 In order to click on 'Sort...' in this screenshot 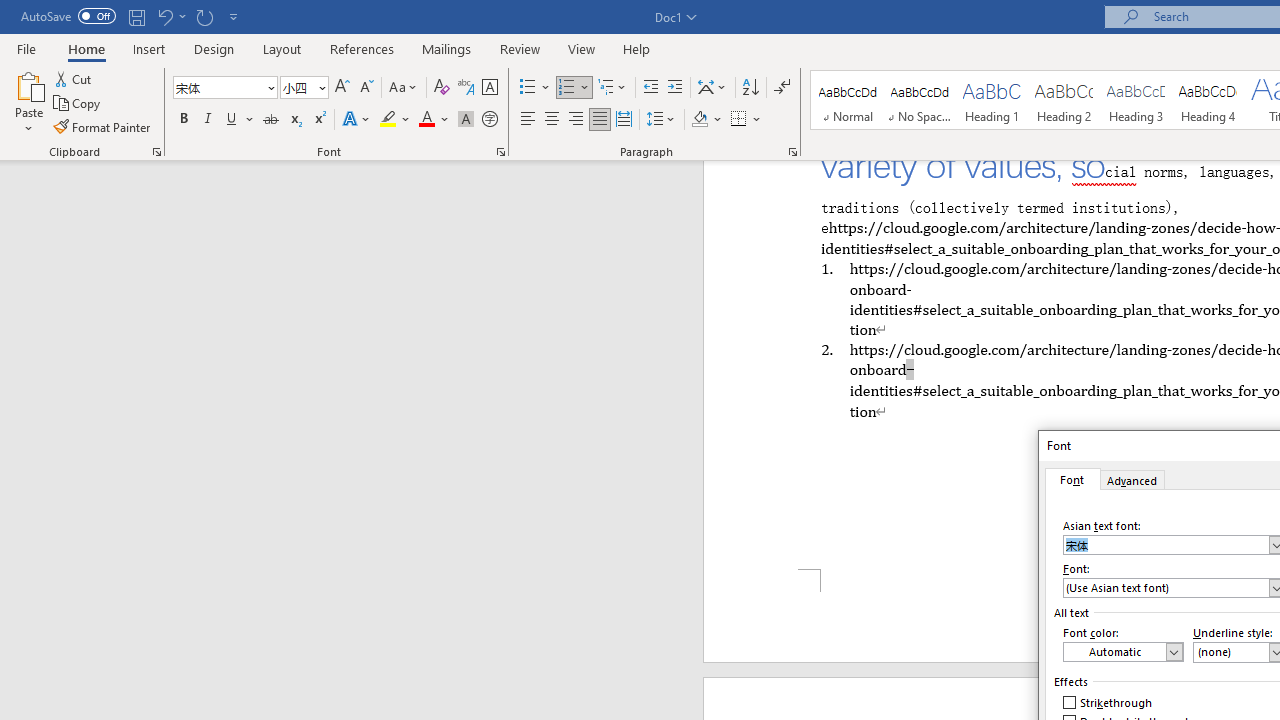, I will do `click(749, 86)`.